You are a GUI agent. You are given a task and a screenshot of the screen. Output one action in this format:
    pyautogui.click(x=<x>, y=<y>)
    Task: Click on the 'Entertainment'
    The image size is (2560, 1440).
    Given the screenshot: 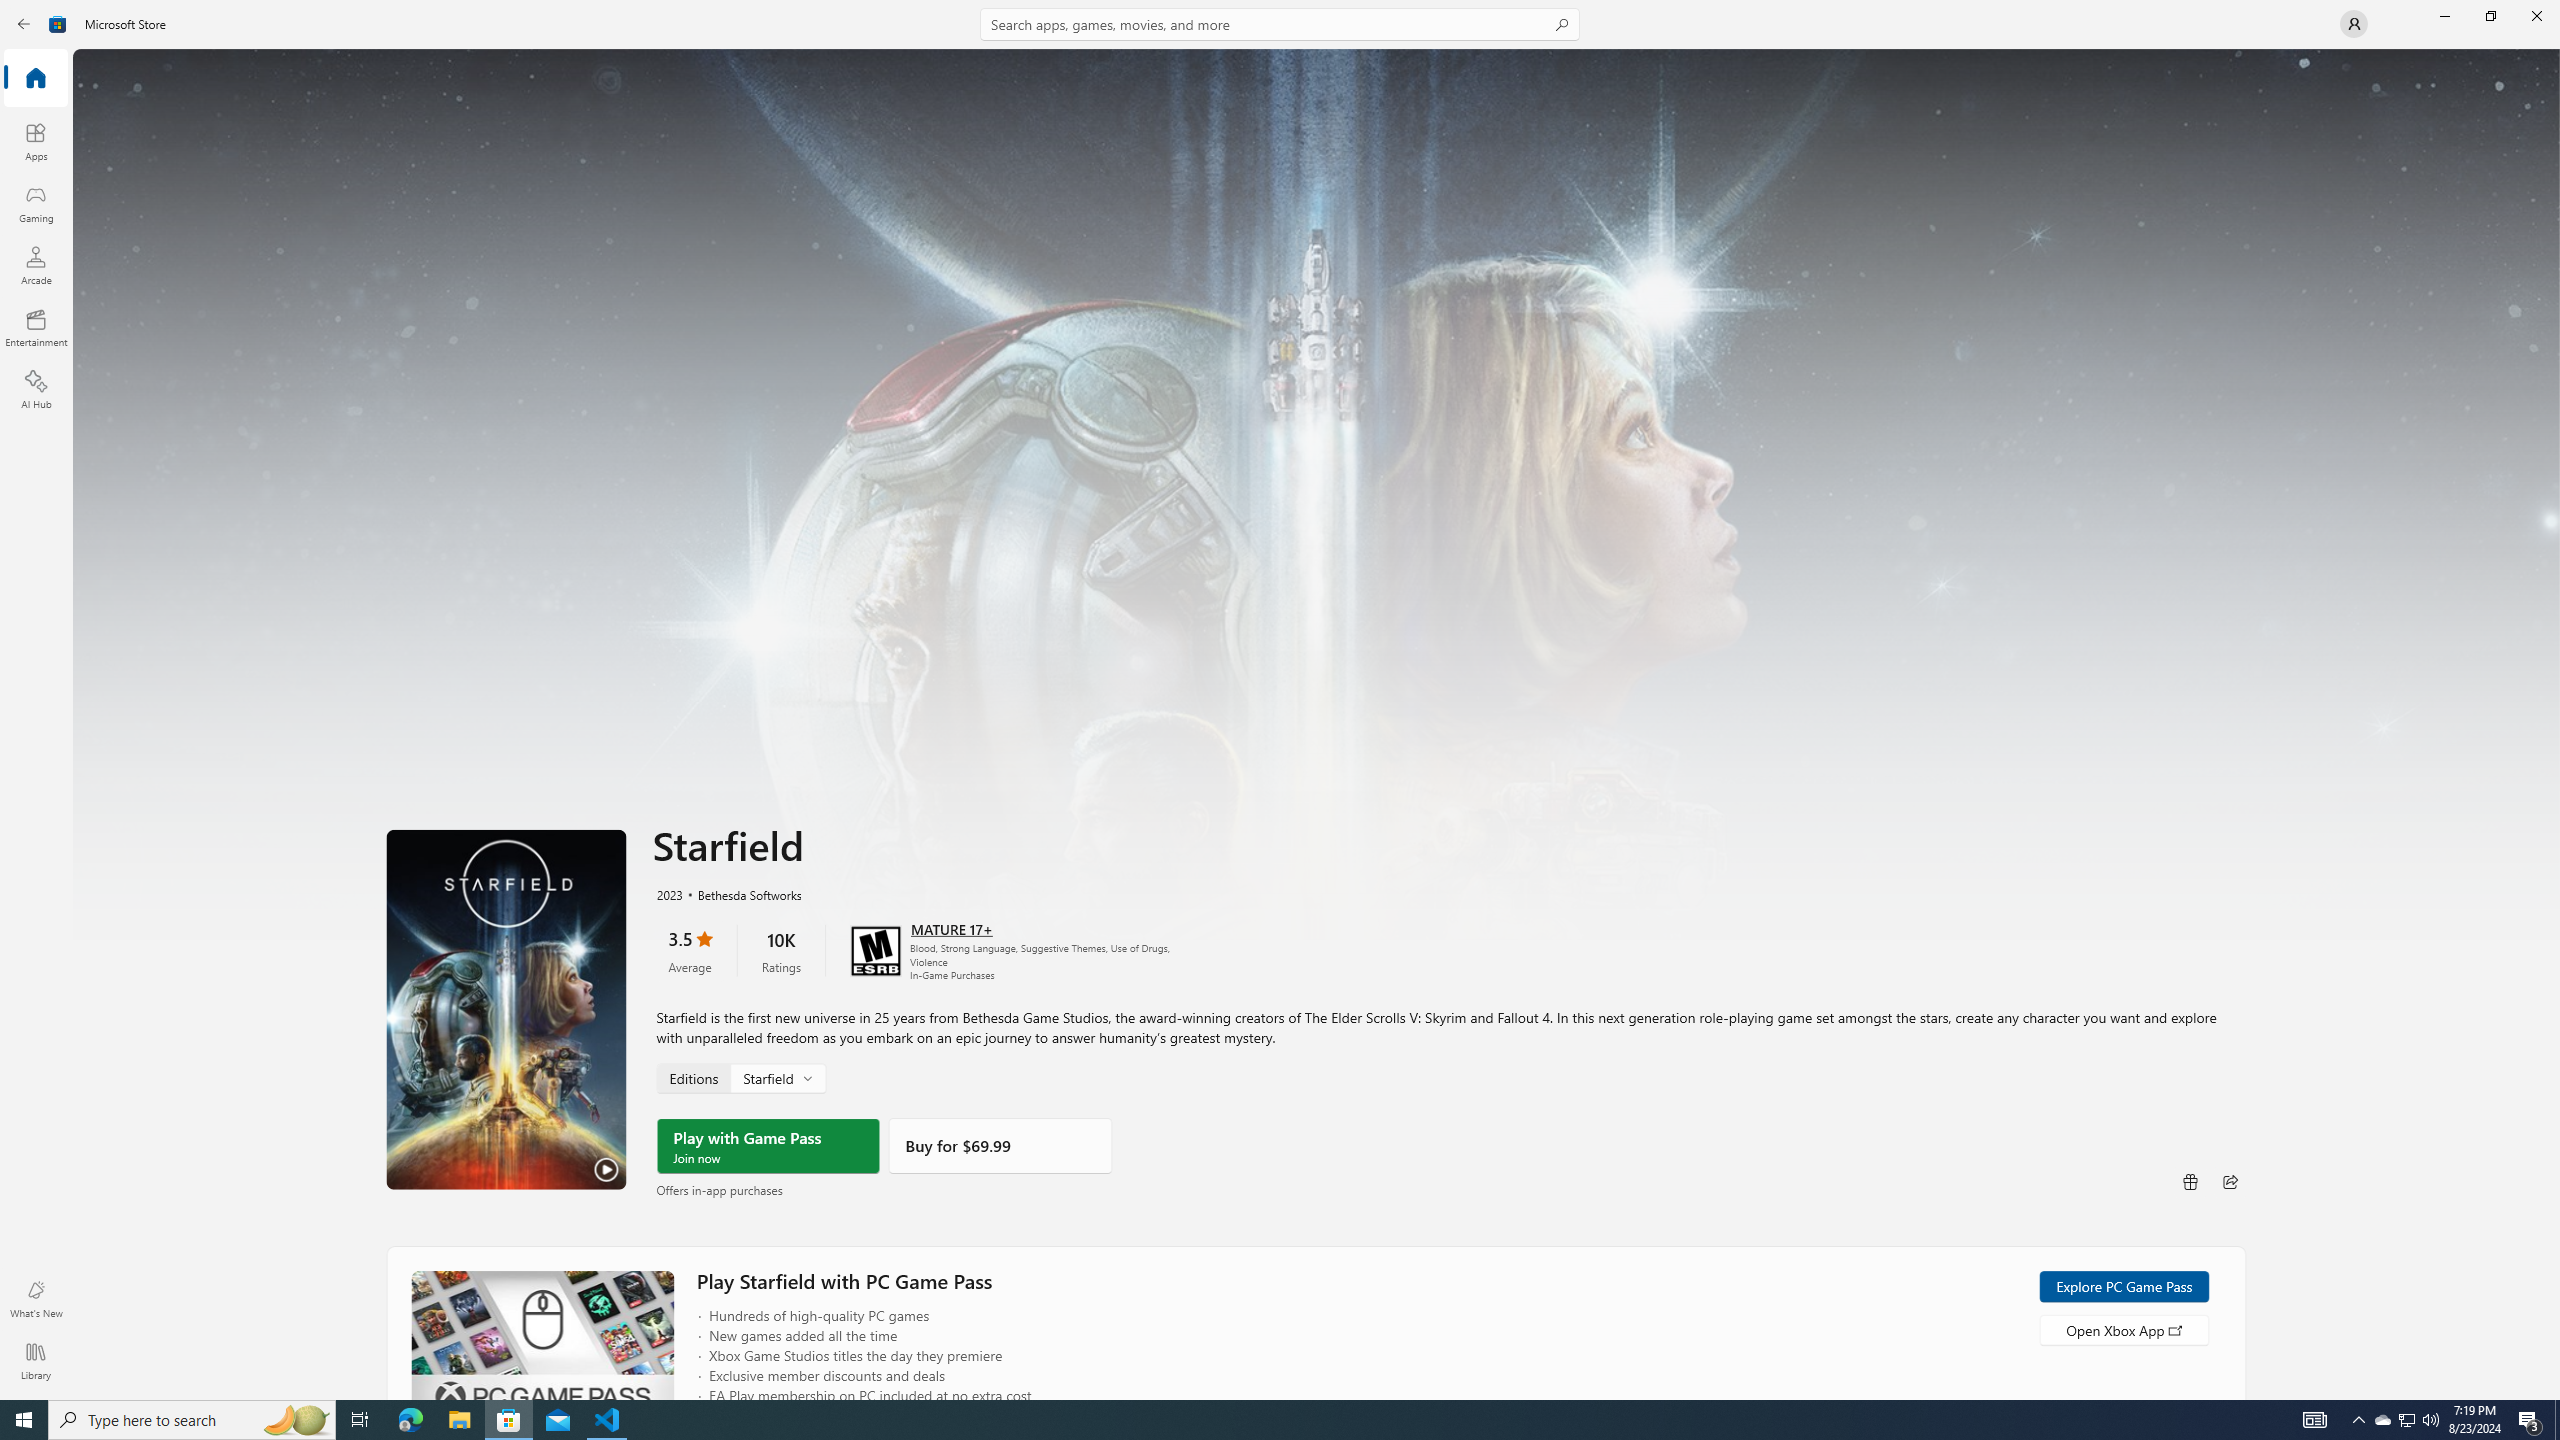 What is the action you would take?
    pyautogui.click(x=34, y=326)
    